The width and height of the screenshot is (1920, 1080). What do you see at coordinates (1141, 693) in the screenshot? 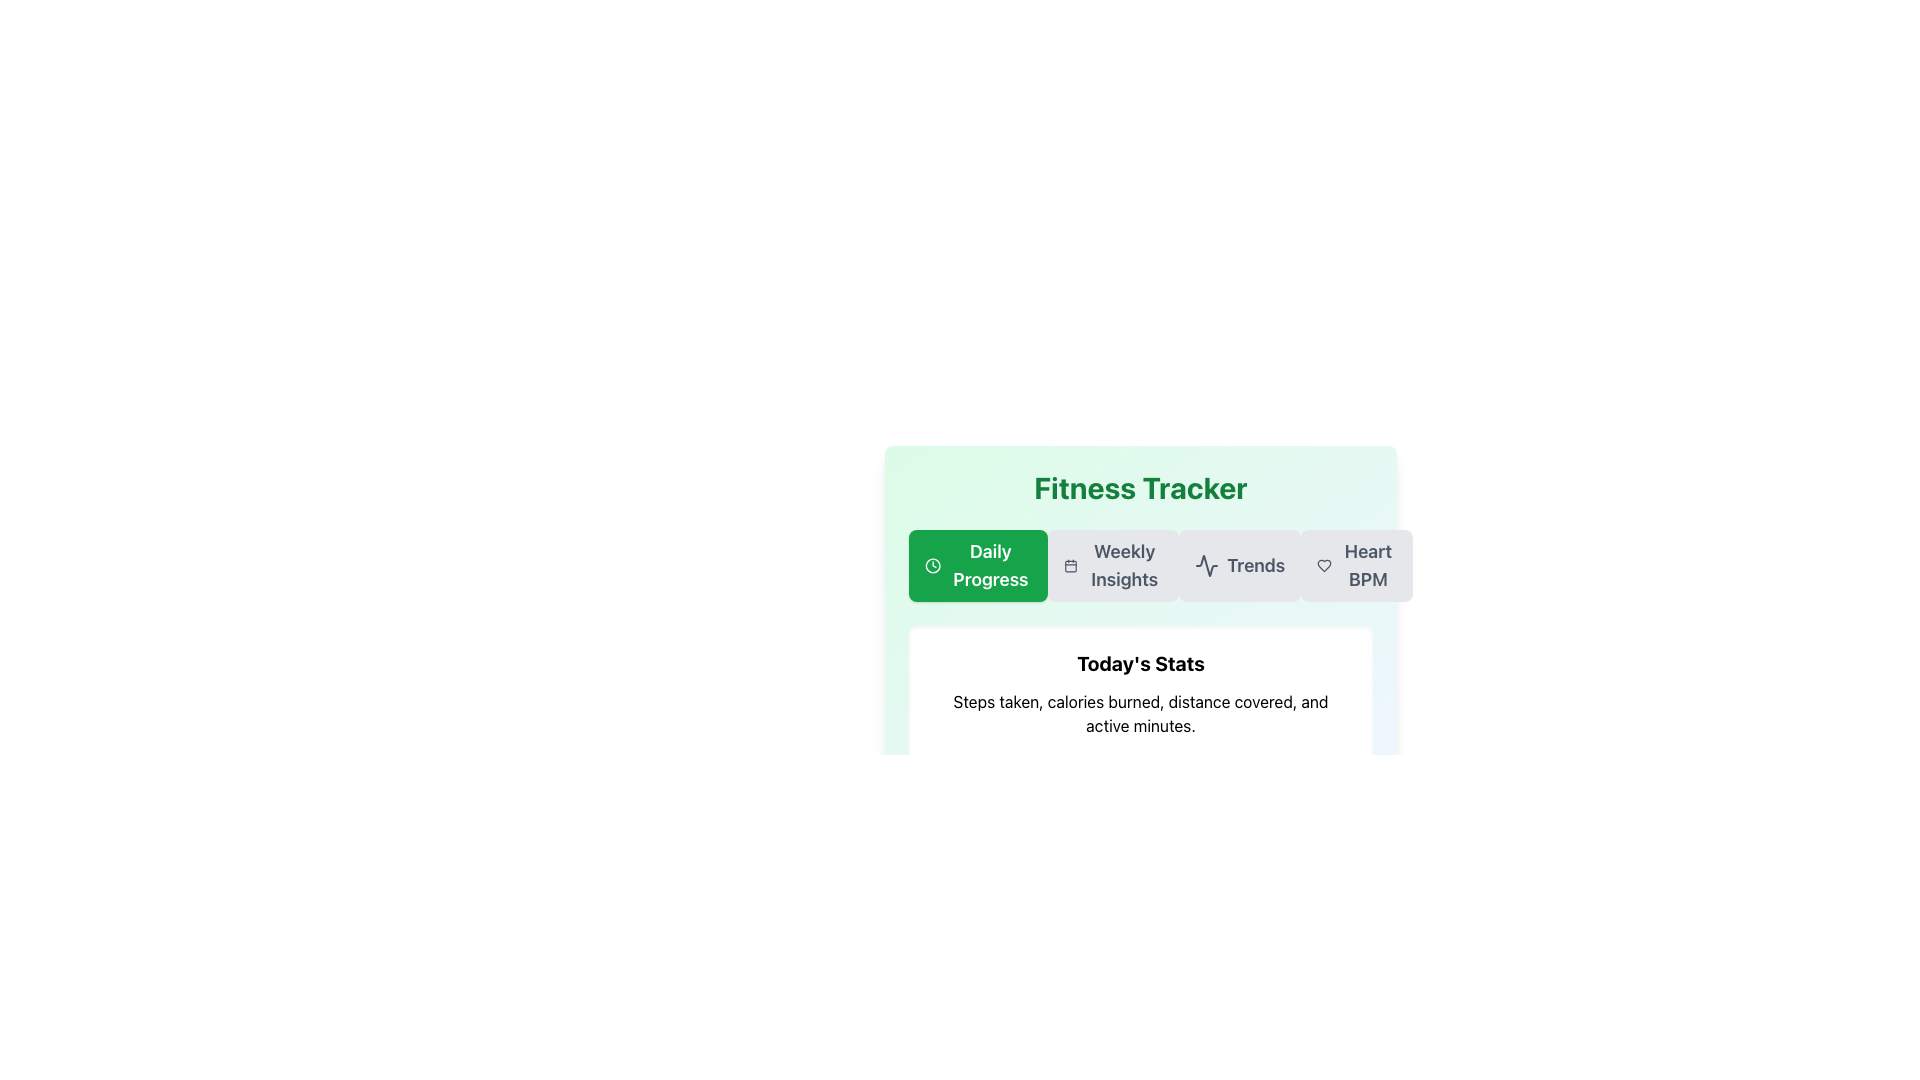
I see `the informational Text Block that summarizes daily fitness-related statistics, located centrally below the 'Fitness Tracker' header` at bounding box center [1141, 693].